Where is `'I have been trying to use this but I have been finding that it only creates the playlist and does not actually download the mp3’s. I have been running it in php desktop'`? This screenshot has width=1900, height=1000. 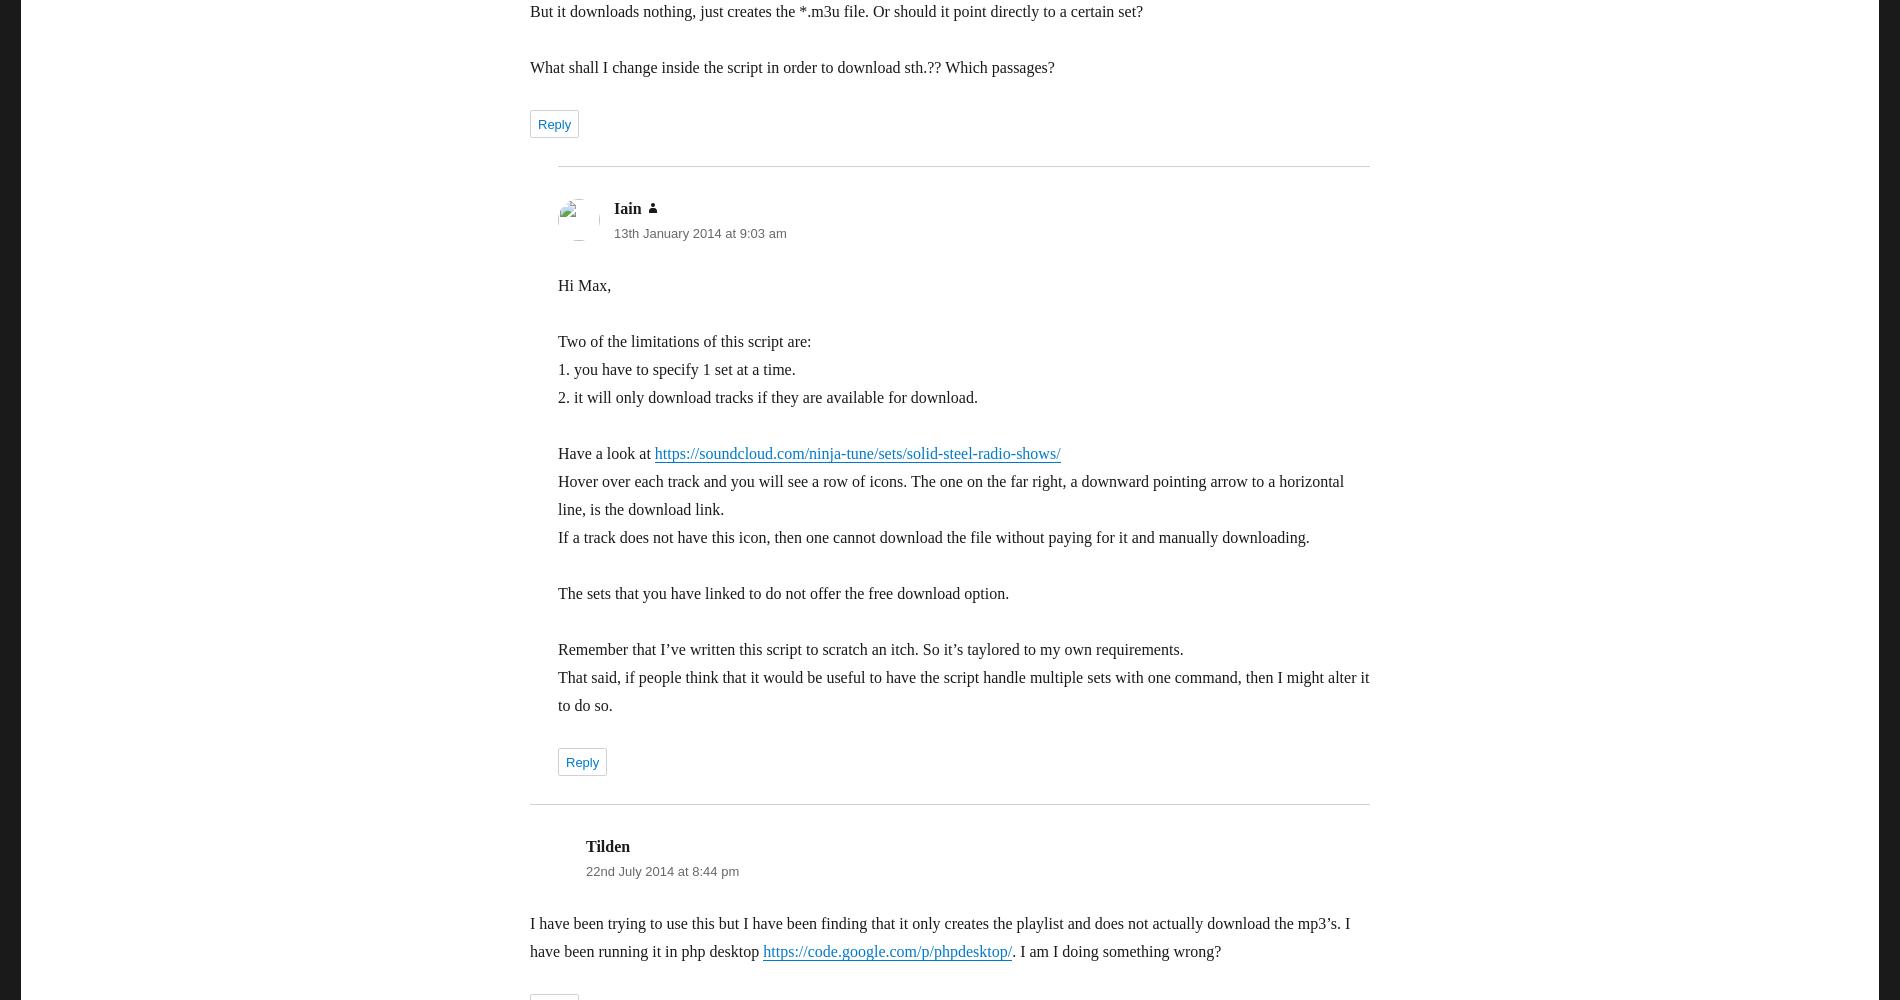 'I have been trying to use this but I have been finding that it only creates the playlist and does not actually download the mp3’s. I have been running it in php desktop' is located at coordinates (938, 937).